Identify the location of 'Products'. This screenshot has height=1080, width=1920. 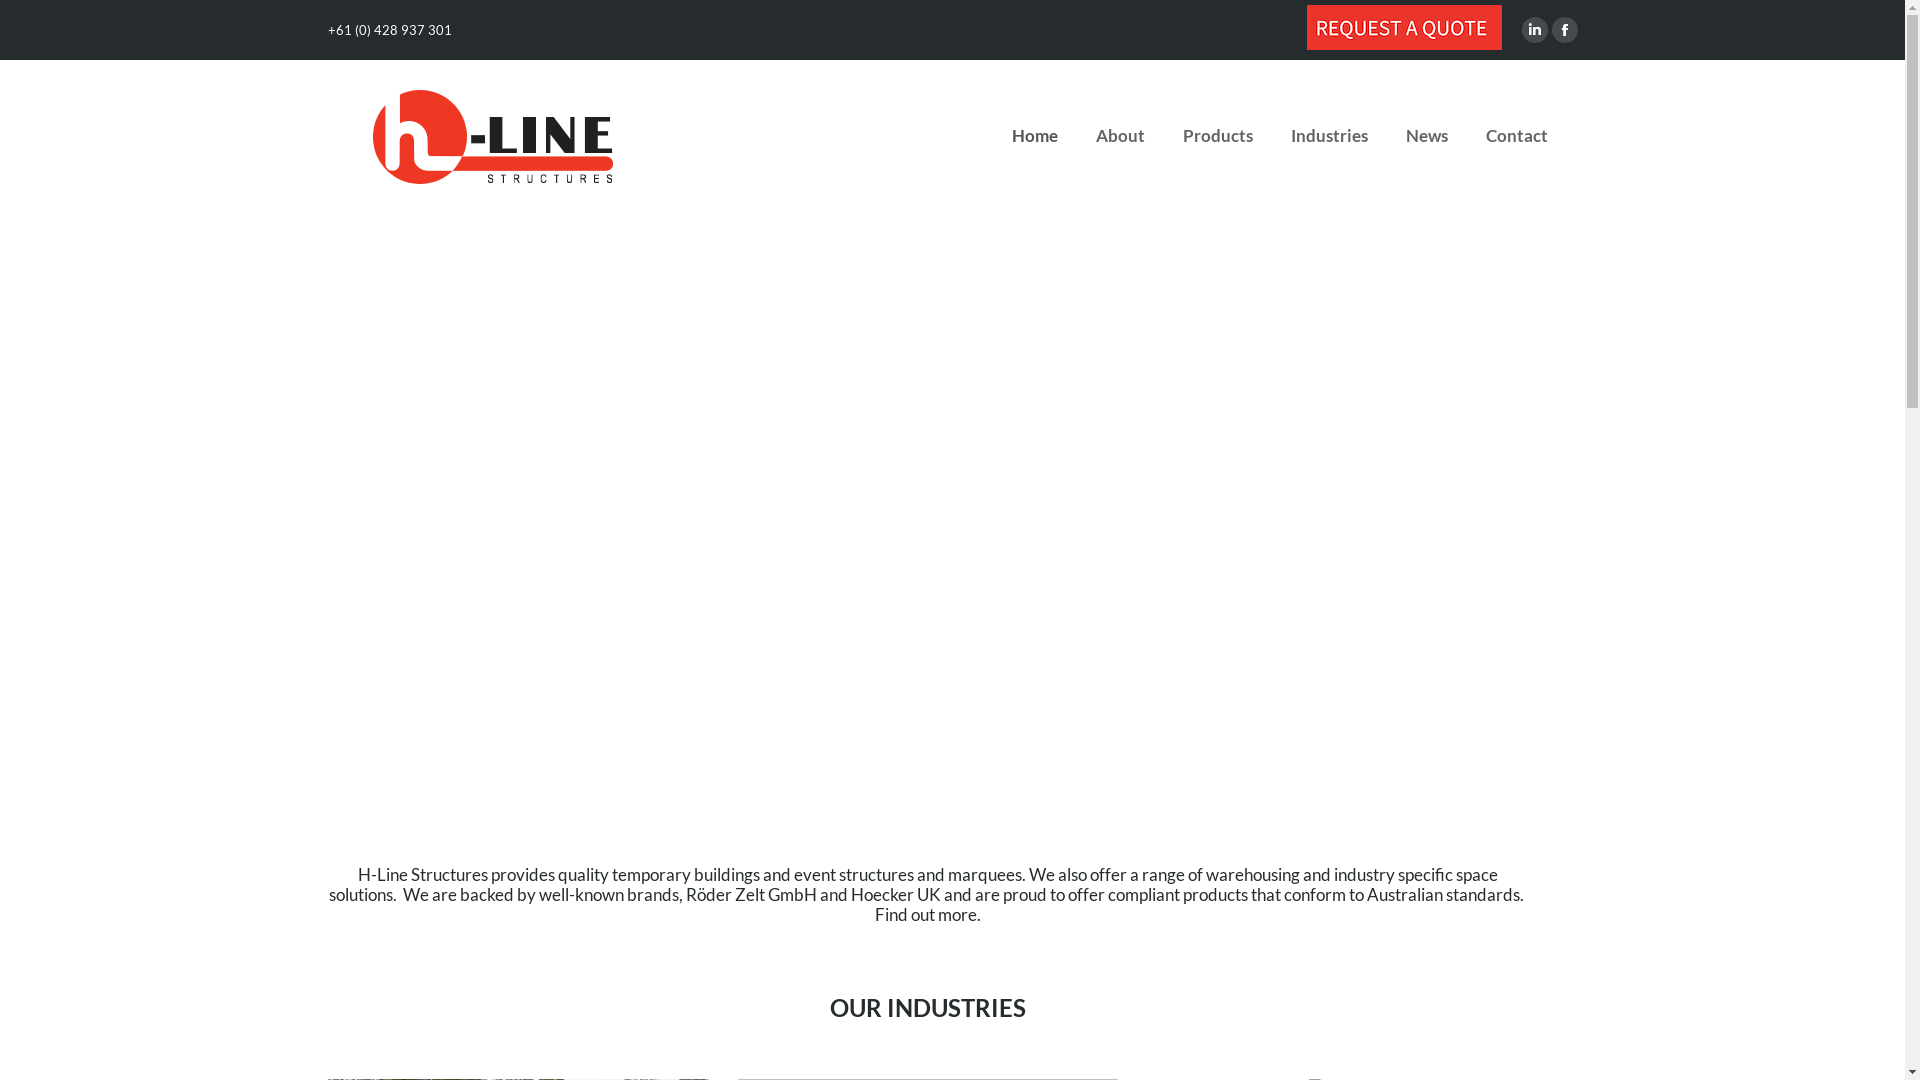
(1216, 135).